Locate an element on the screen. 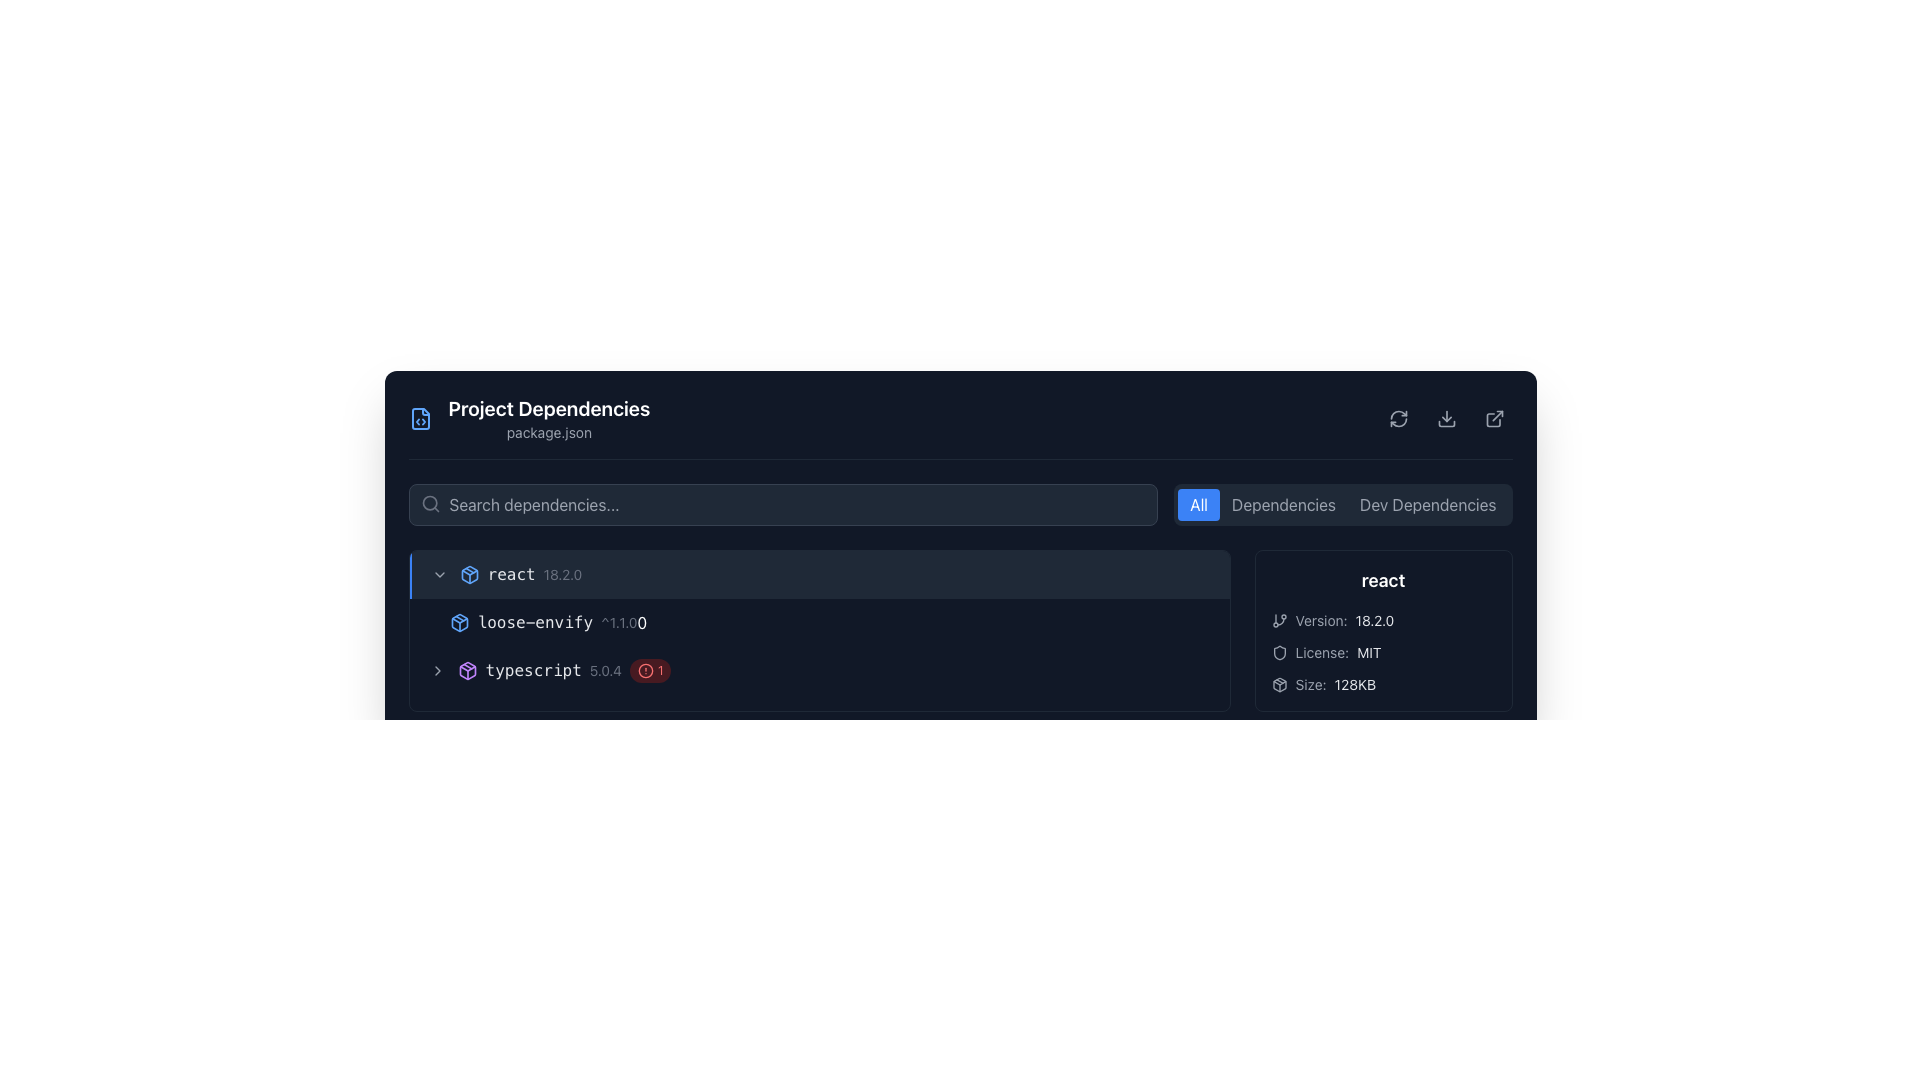  the informational text label that specifies the context for 'package.json', located beneath the 'Project Dependencies' title is located at coordinates (549, 431).